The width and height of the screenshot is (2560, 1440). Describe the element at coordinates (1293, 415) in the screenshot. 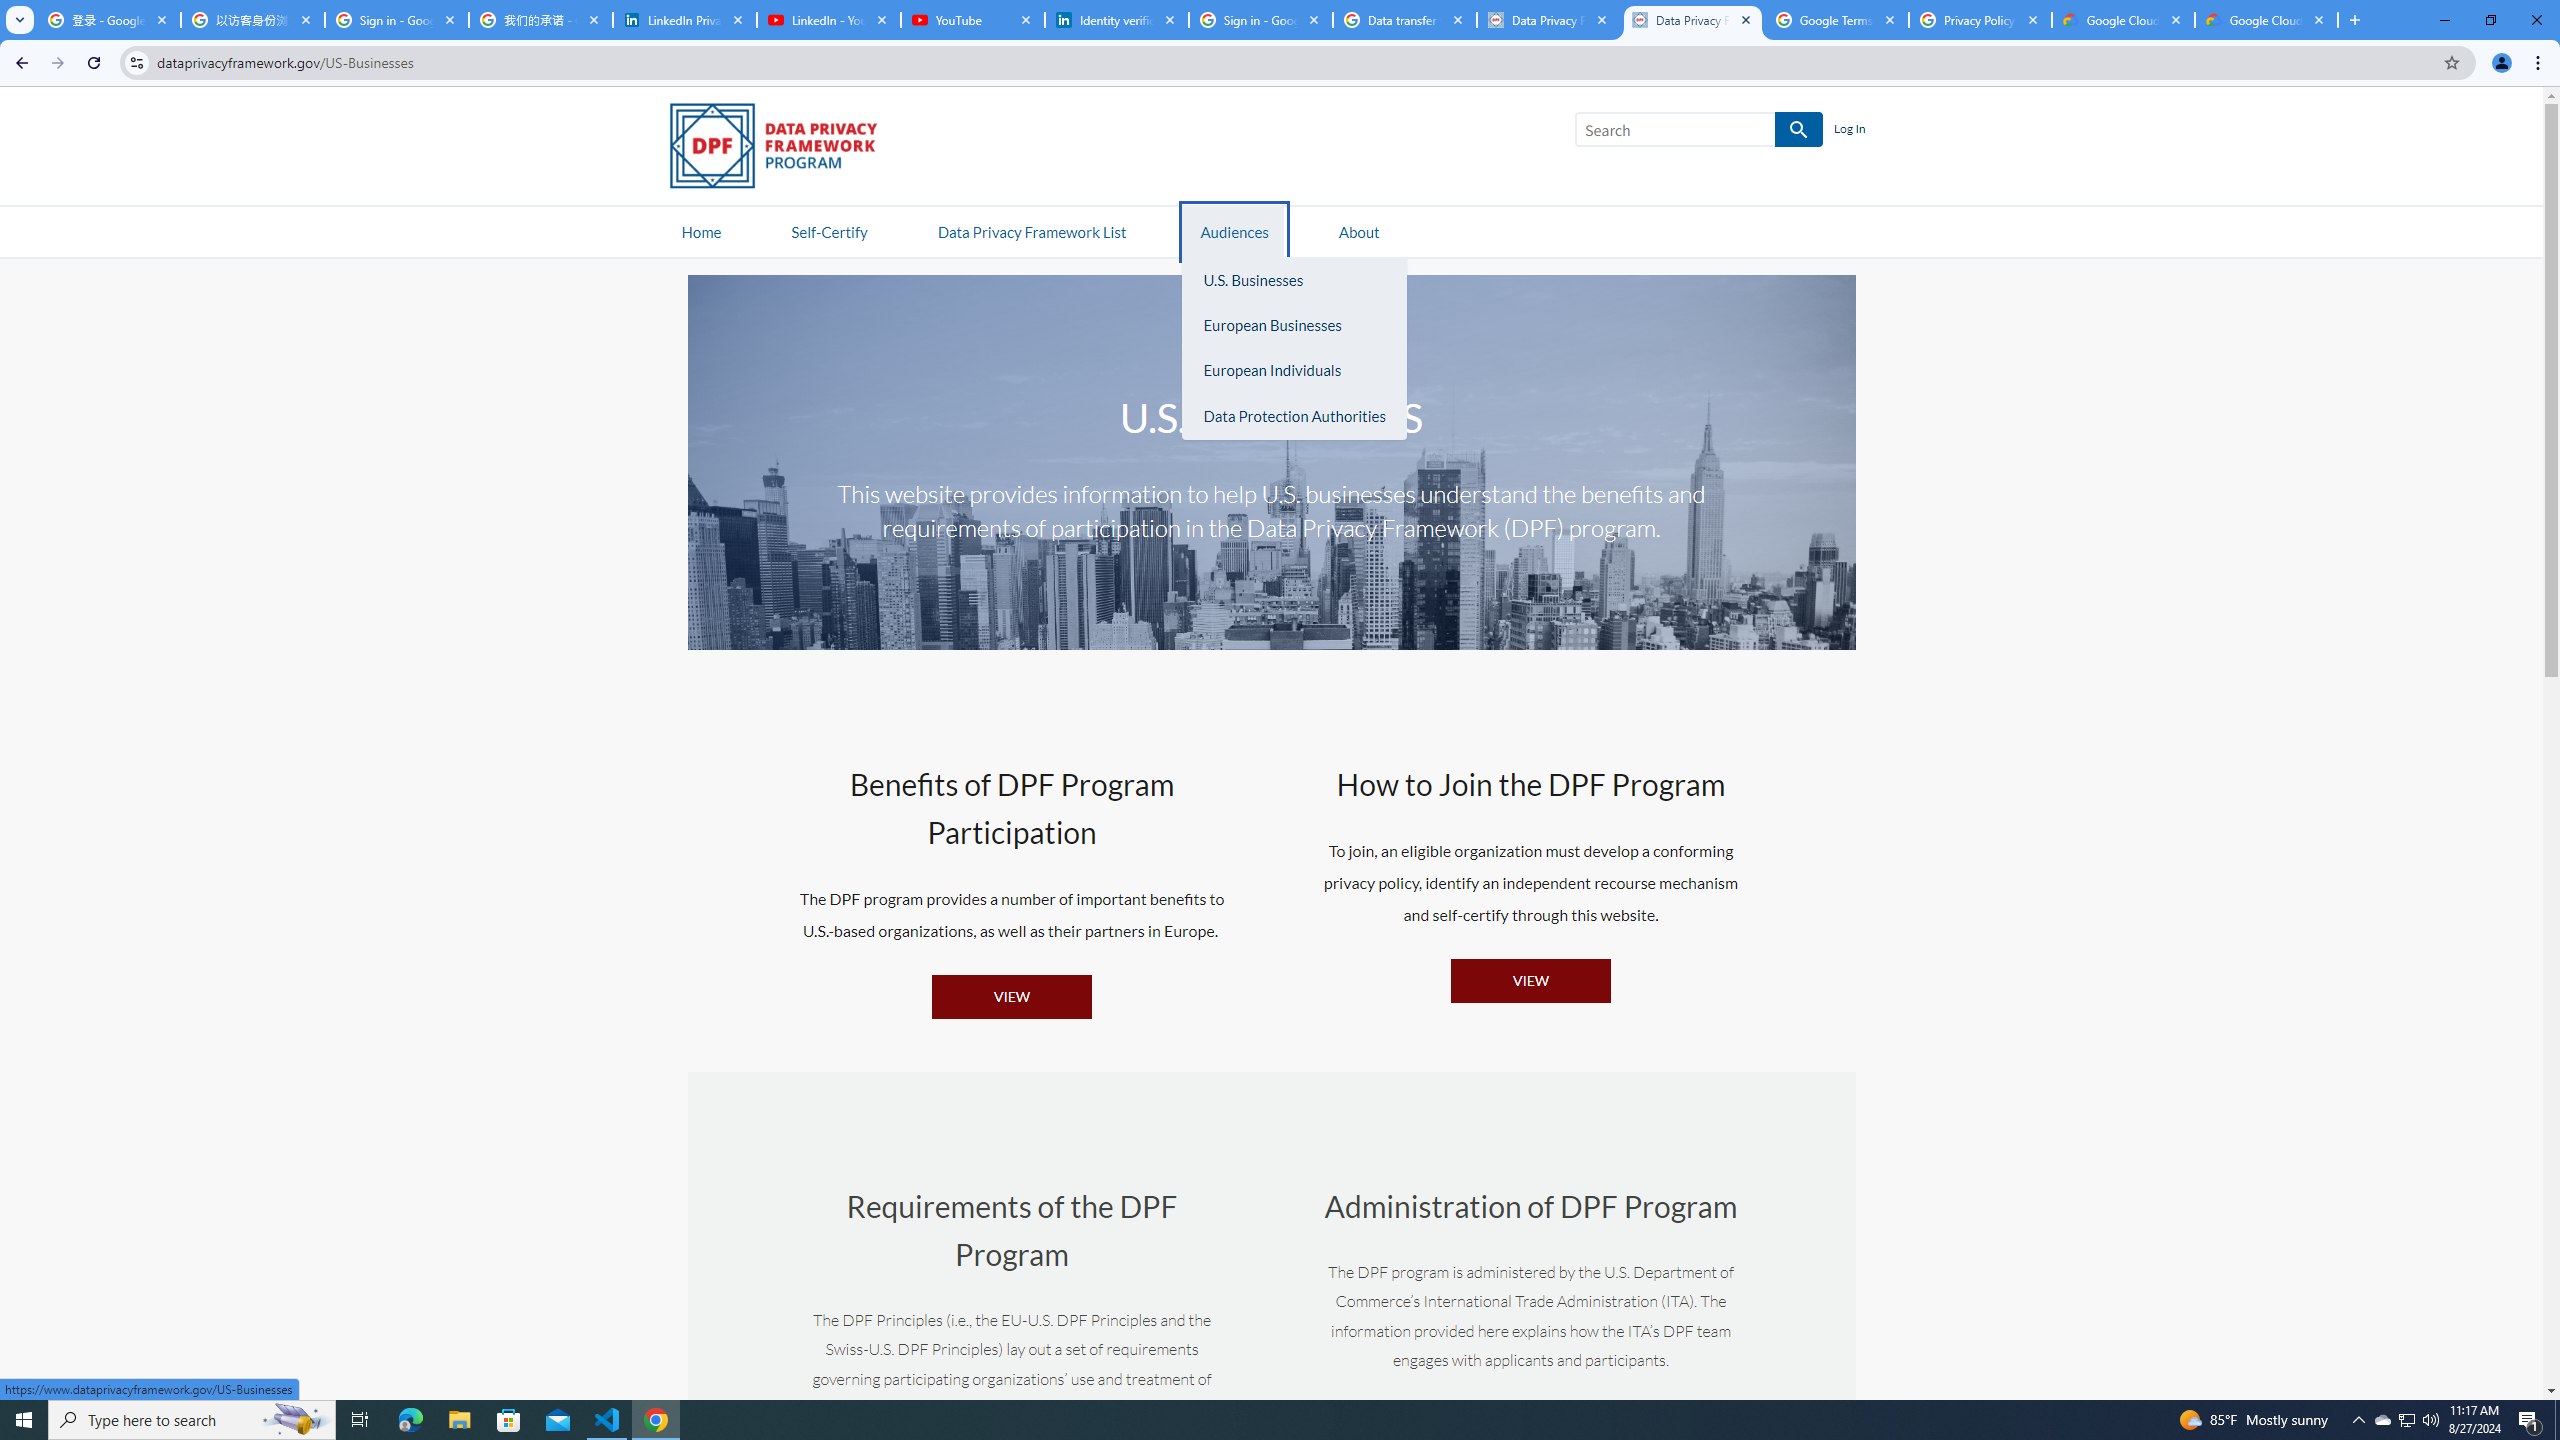

I see `'Data Protection Authorities'` at that location.